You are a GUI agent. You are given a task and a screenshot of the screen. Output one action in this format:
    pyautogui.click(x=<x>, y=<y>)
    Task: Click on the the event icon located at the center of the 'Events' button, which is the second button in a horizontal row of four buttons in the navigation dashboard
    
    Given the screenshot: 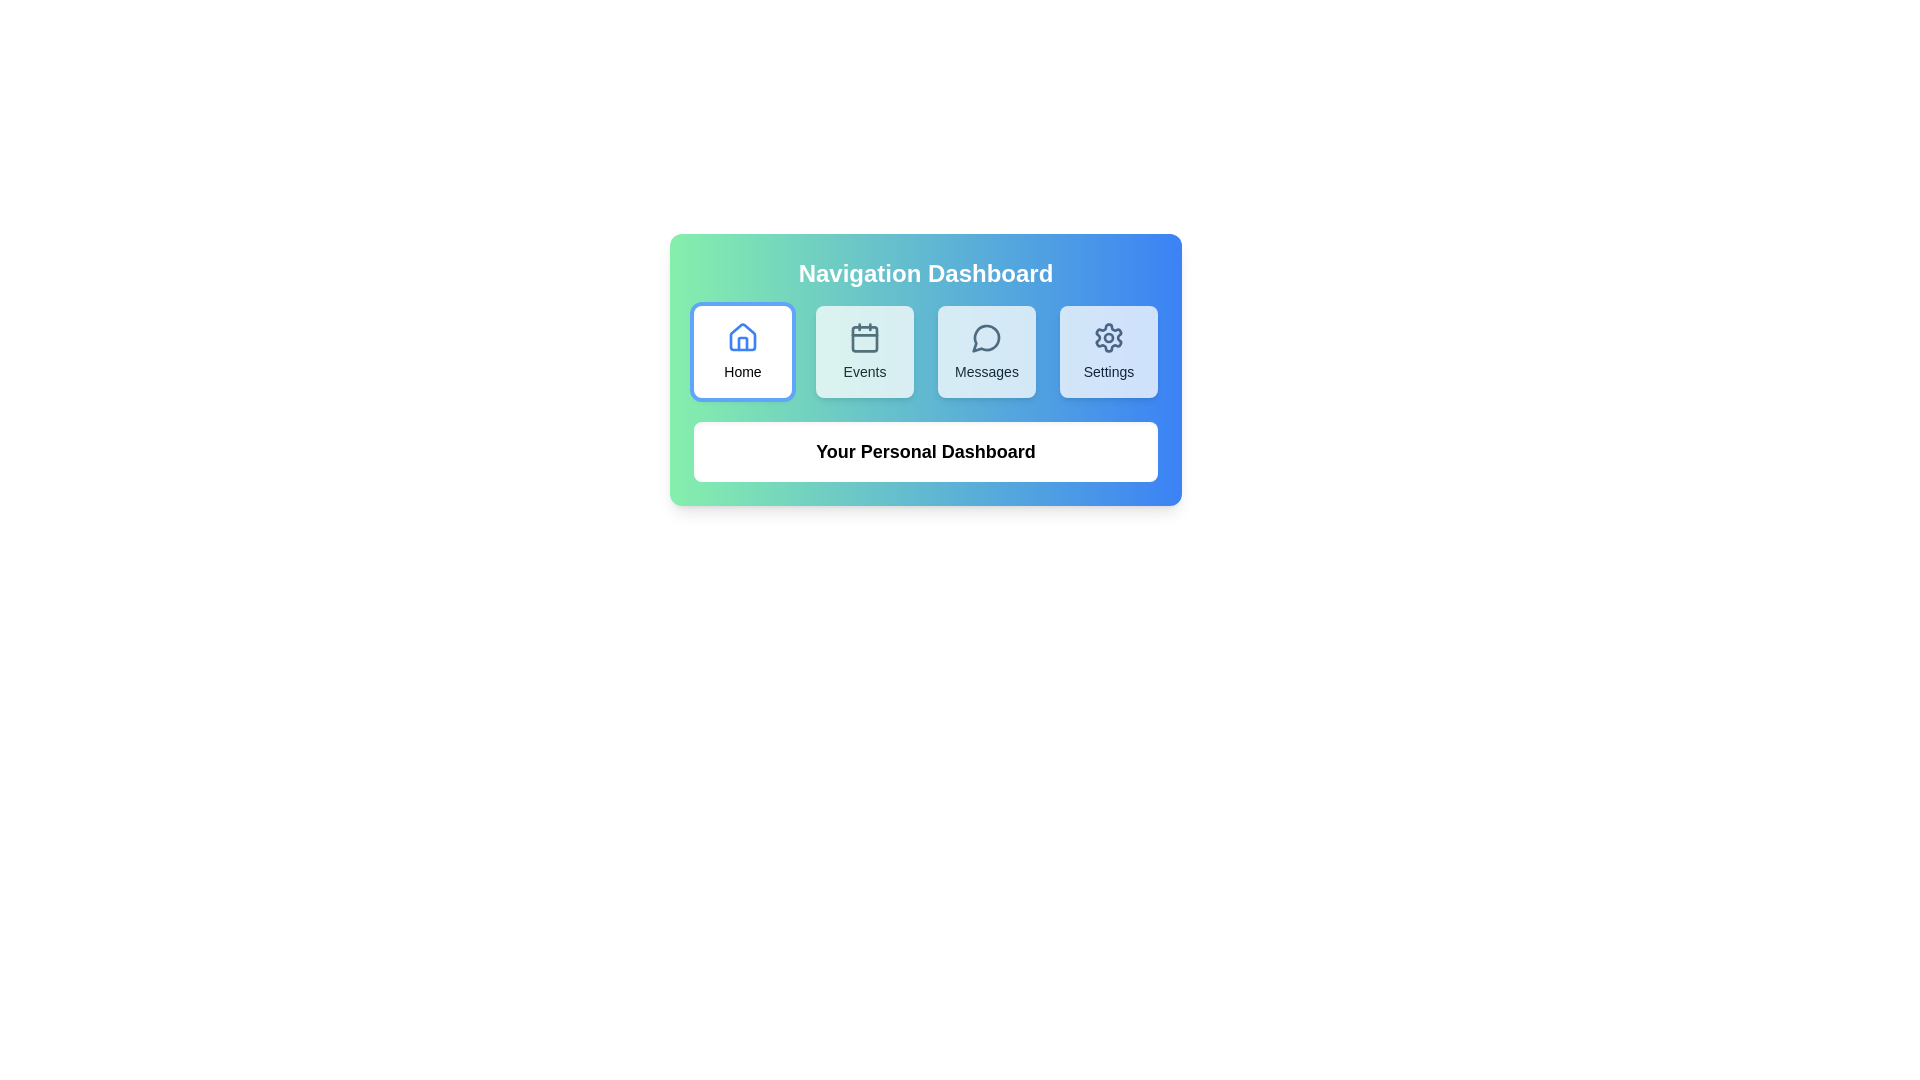 What is the action you would take?
    pyautogui.click(x=864, y=337)
    